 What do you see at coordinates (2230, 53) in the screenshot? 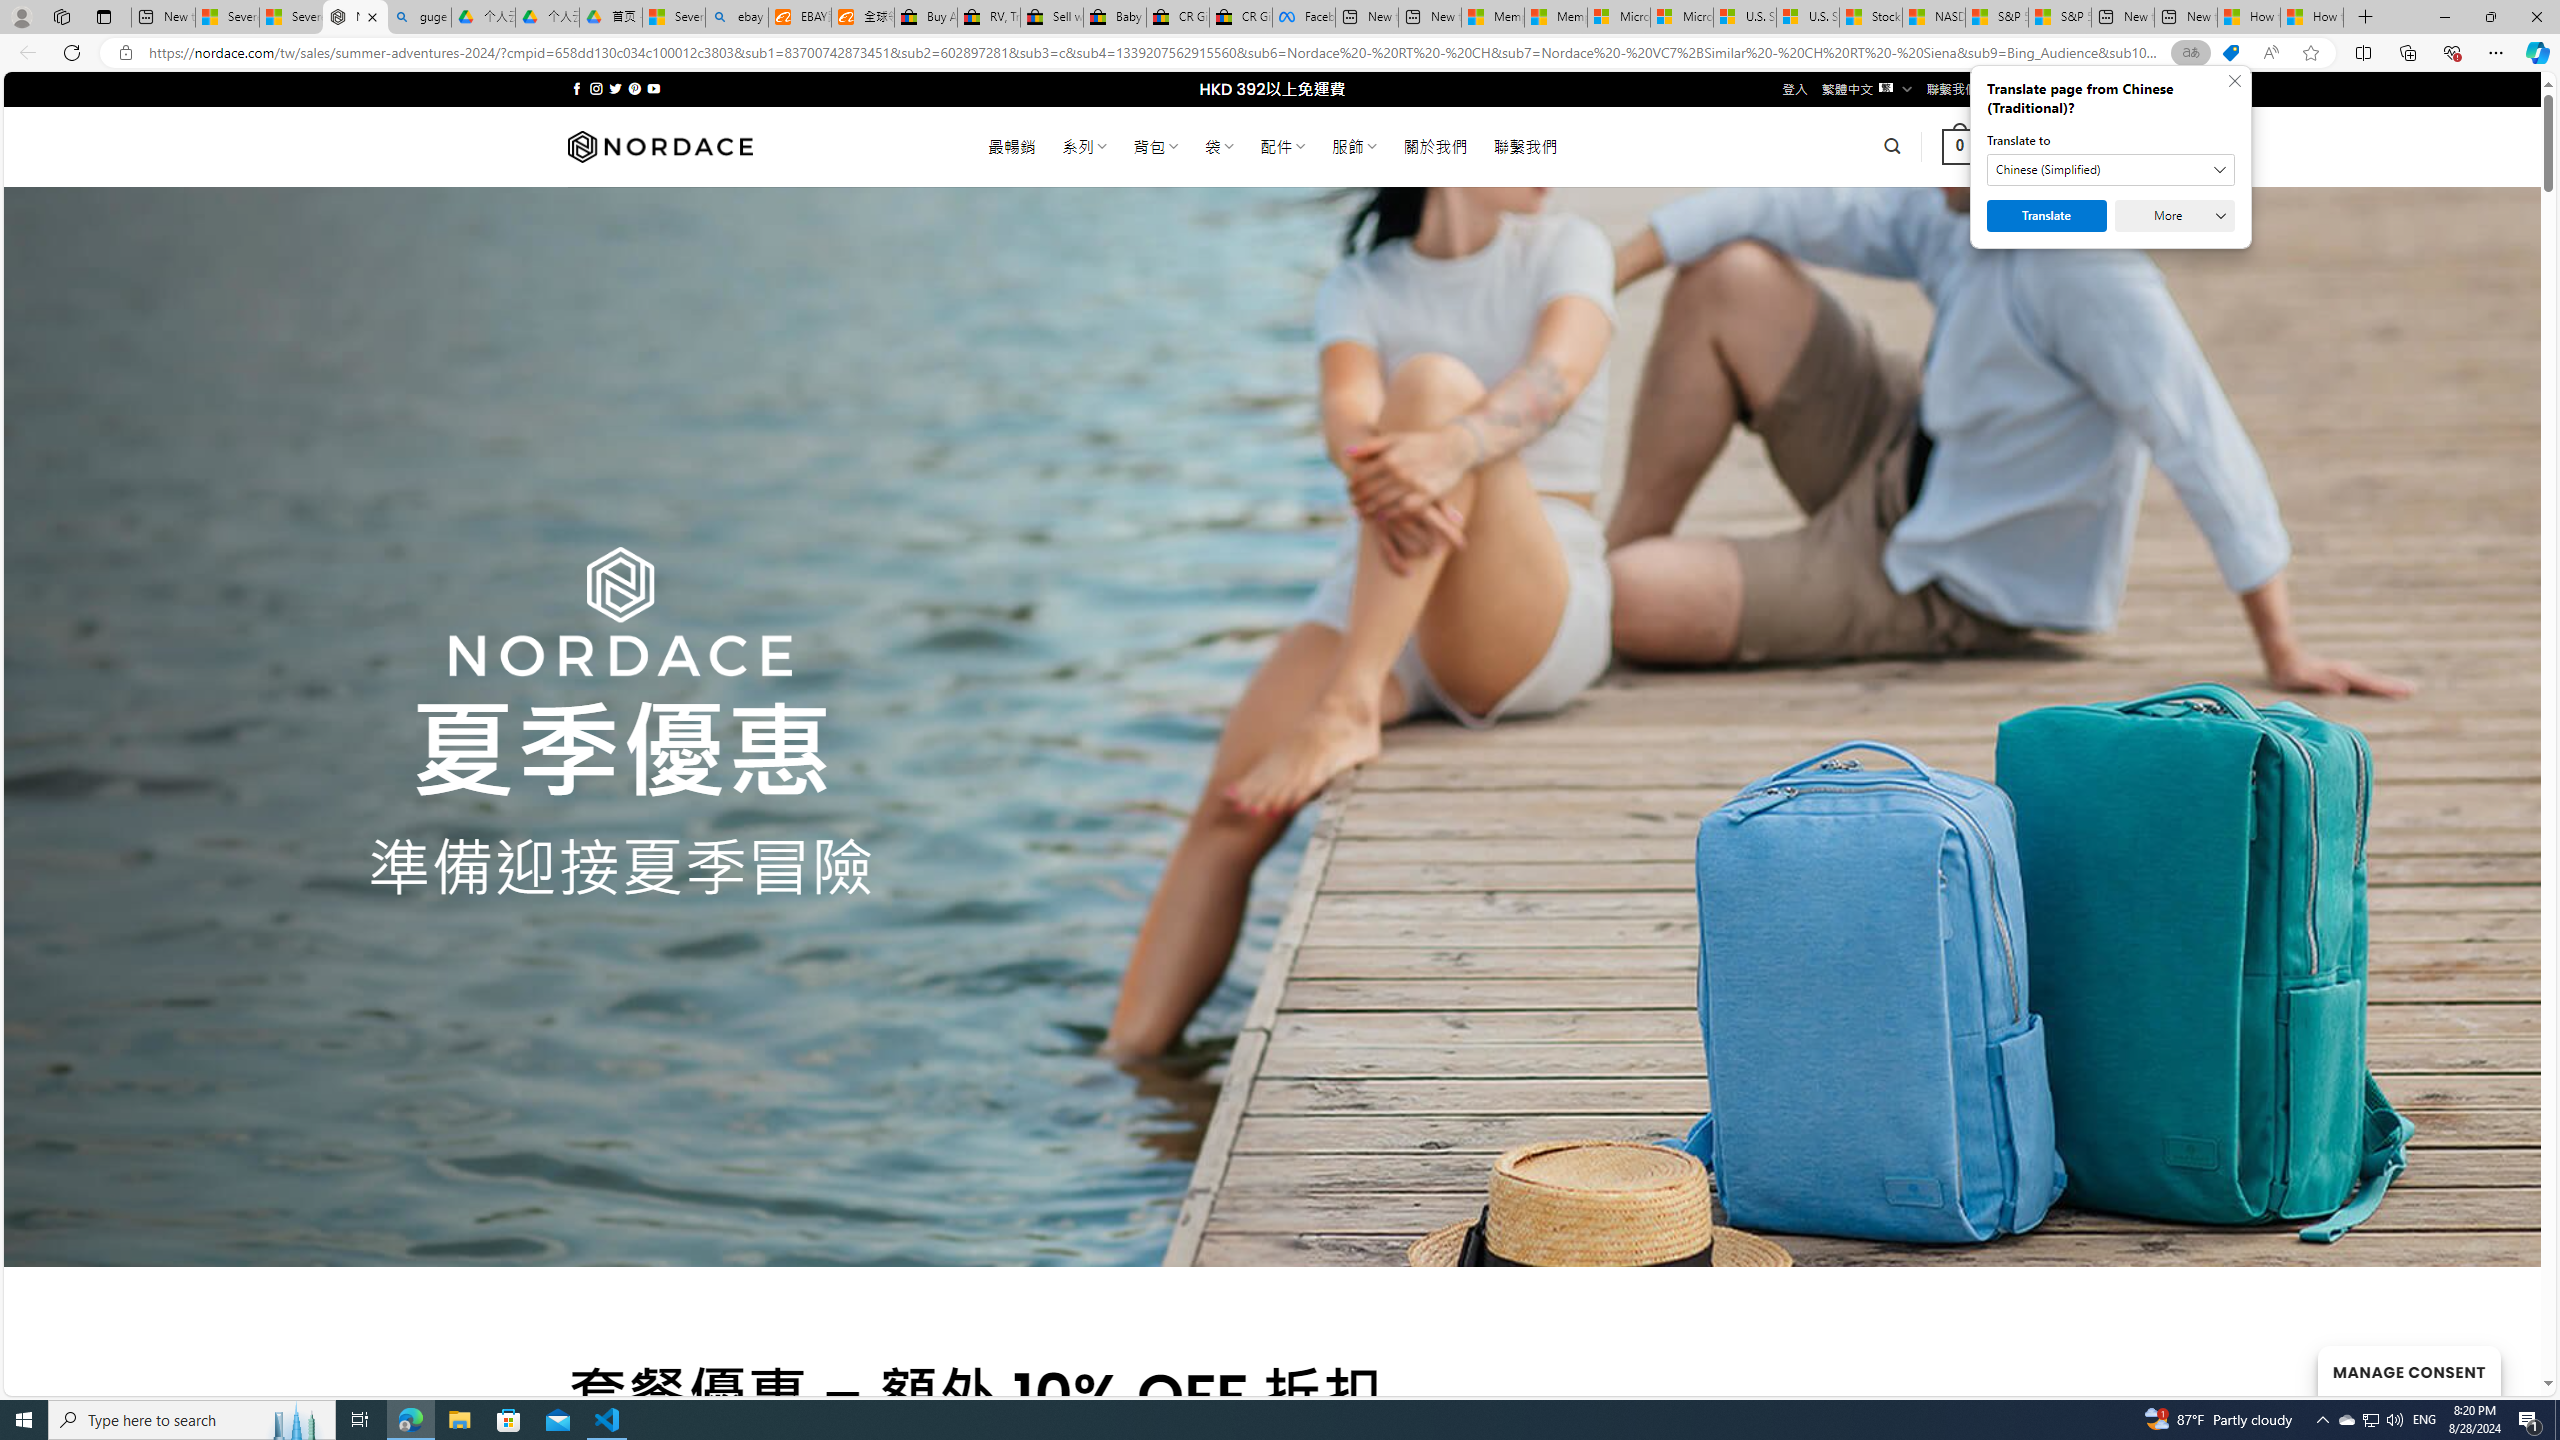
I see `'This site has coupons! Shopping in Microsoft Edge'` at bounding box center [2230, 53].